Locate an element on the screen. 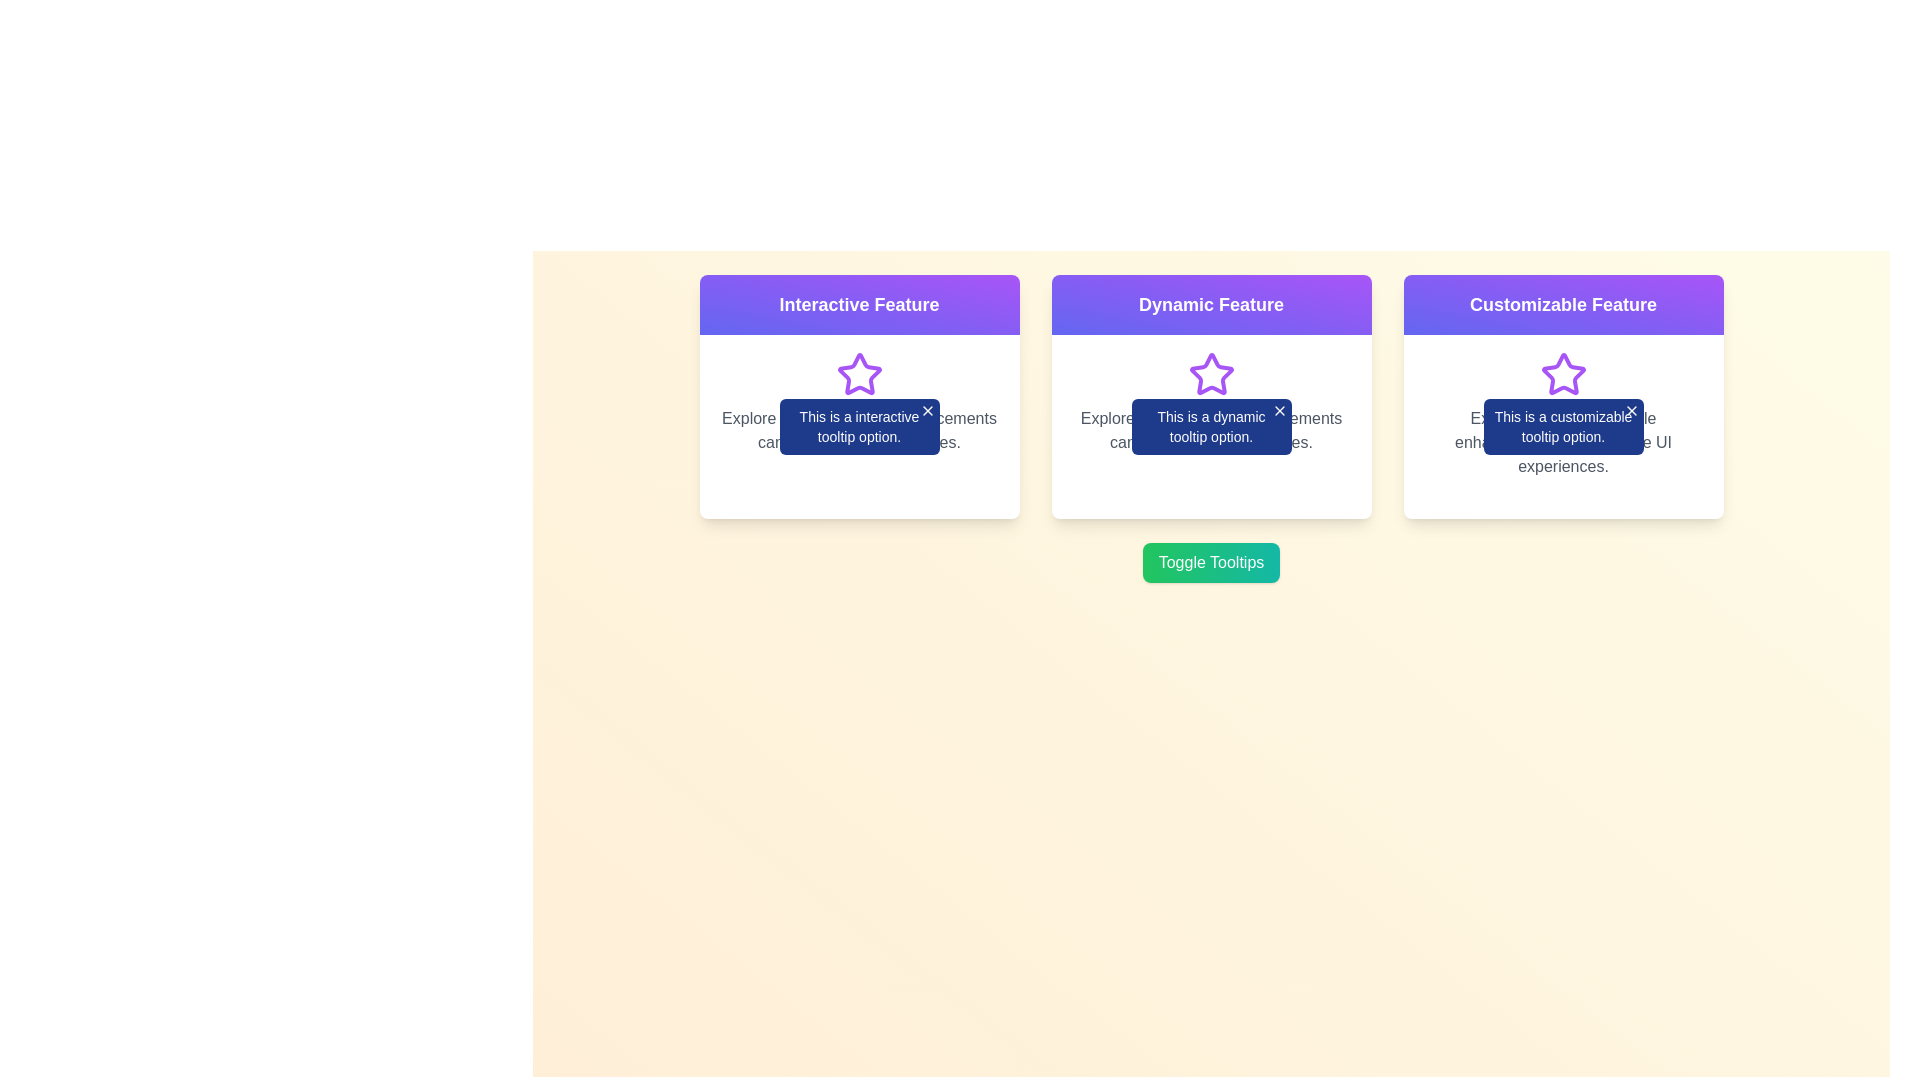 The width and height of the screenshot is (1920, 1080). the customizable feature icon located in the section labeled 'Customizable Feature', positioned above the text 'Explore how customizable enhancements can improve UI experiences.' is located at coordinates (1562, 374).